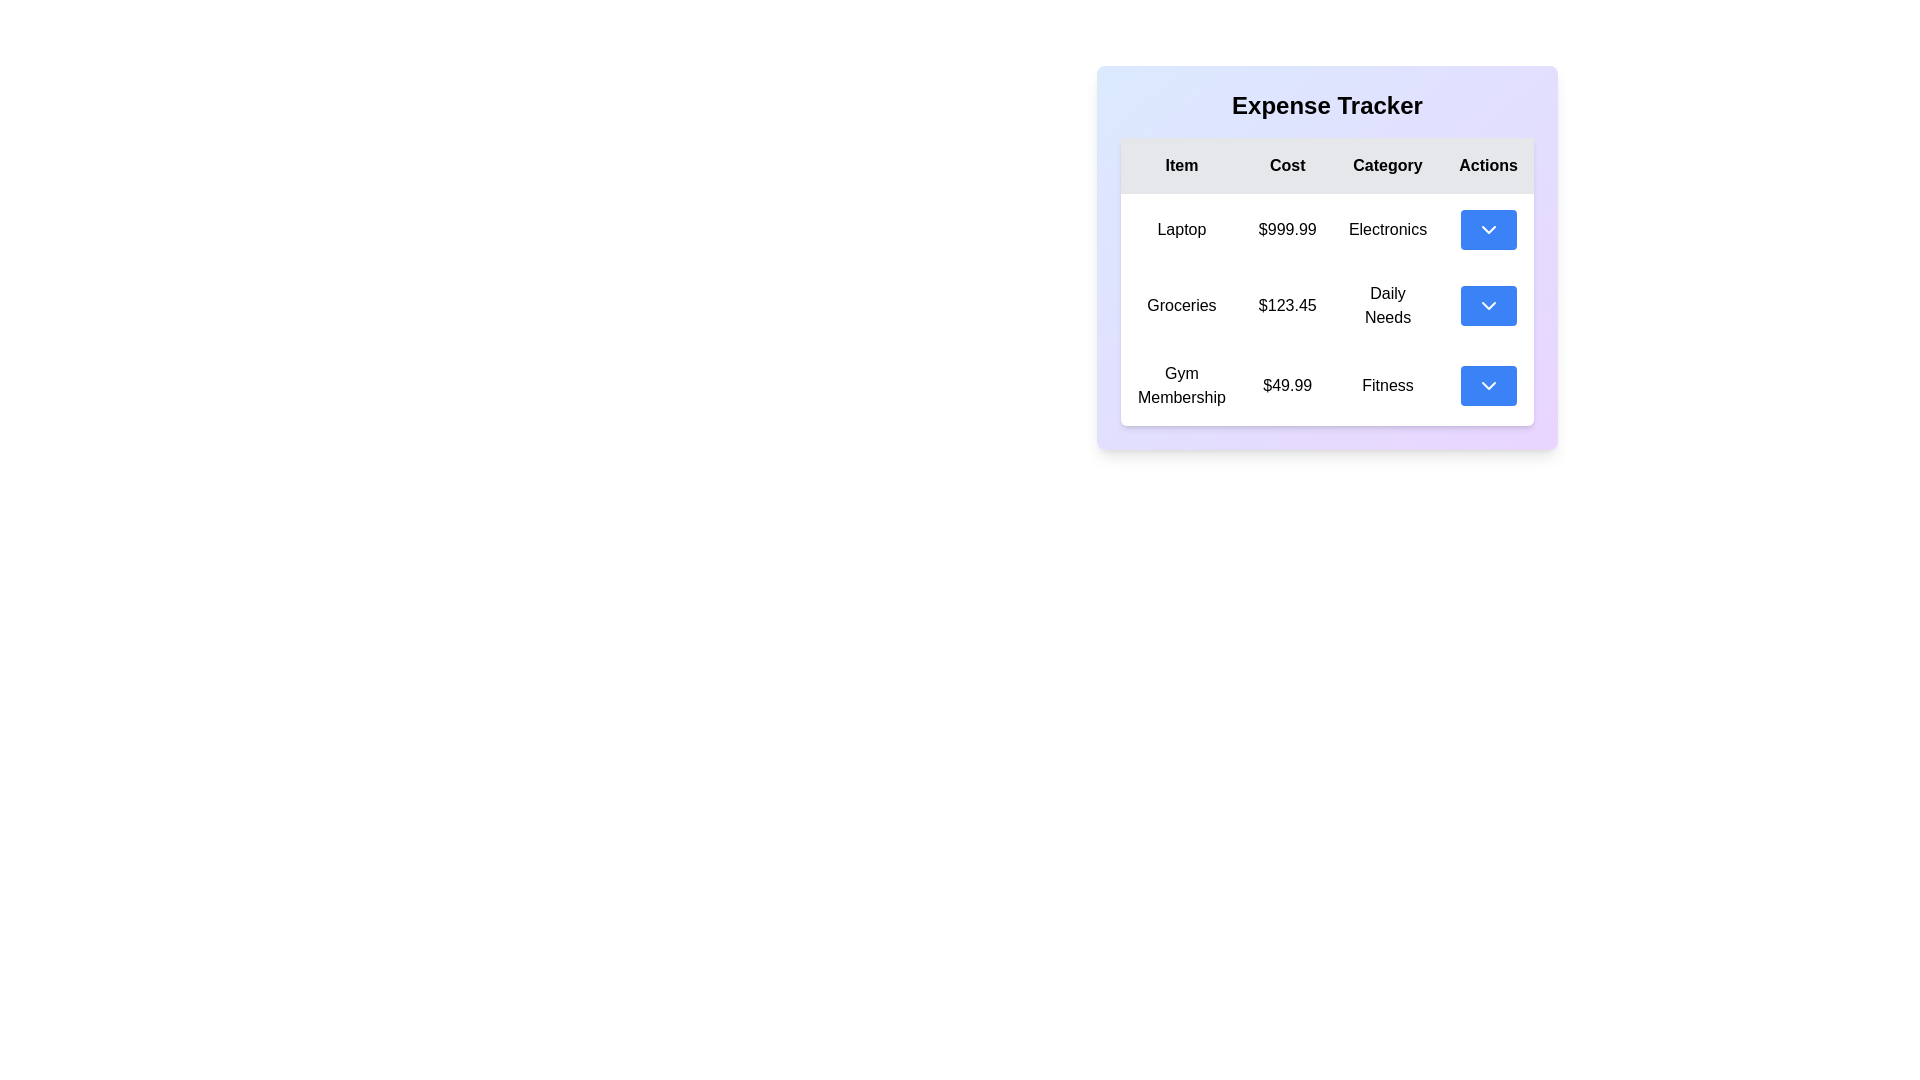 Image resolution: width=1920 pixels, height=1080 pixels. What do you see at coordinates (1488, 229) in the screenshot?
I see `the button with a downward-facing chevron icon located in the 'Actions' column of the first row for the item 'Laptop'` at bounding box center [1488, 229].